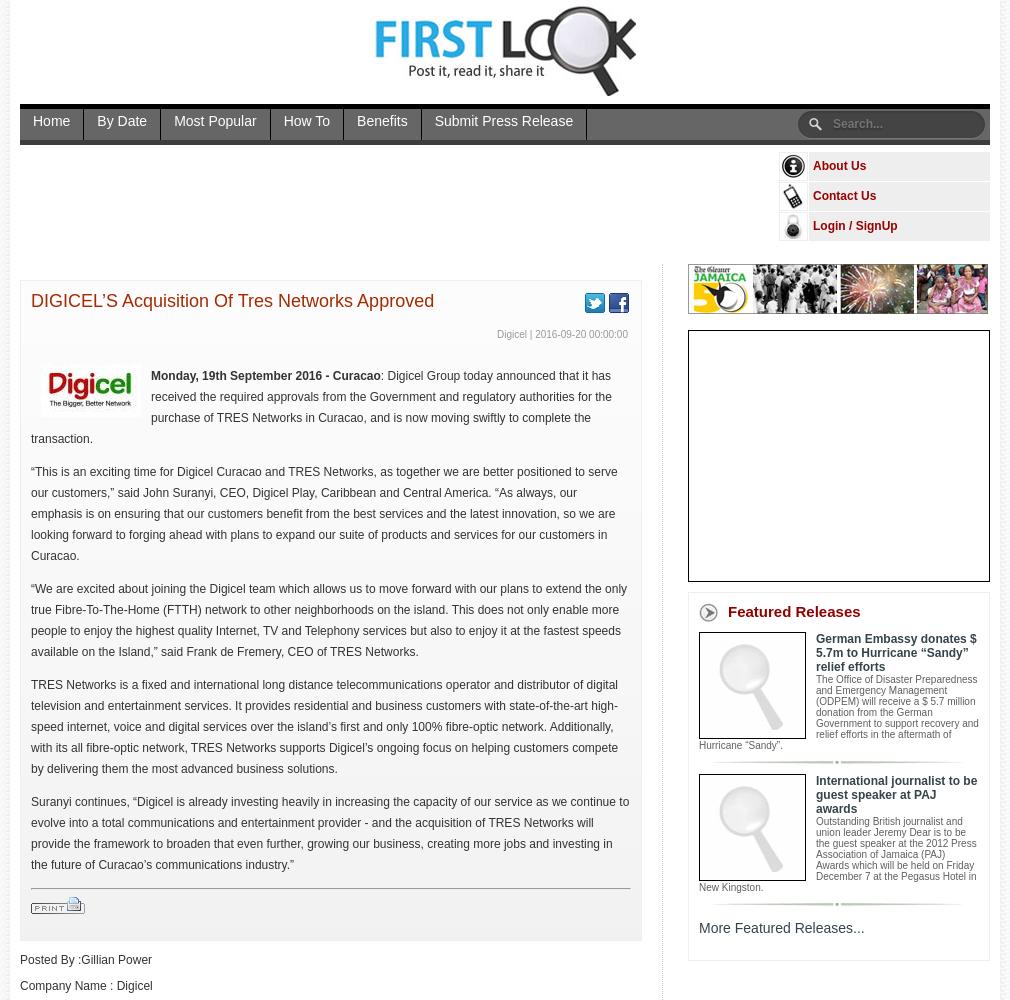 Image resolution: width=1010 pixels, height=1000 pixels. I want to click on 'Company Name  : Digicel', so click(84, 985).